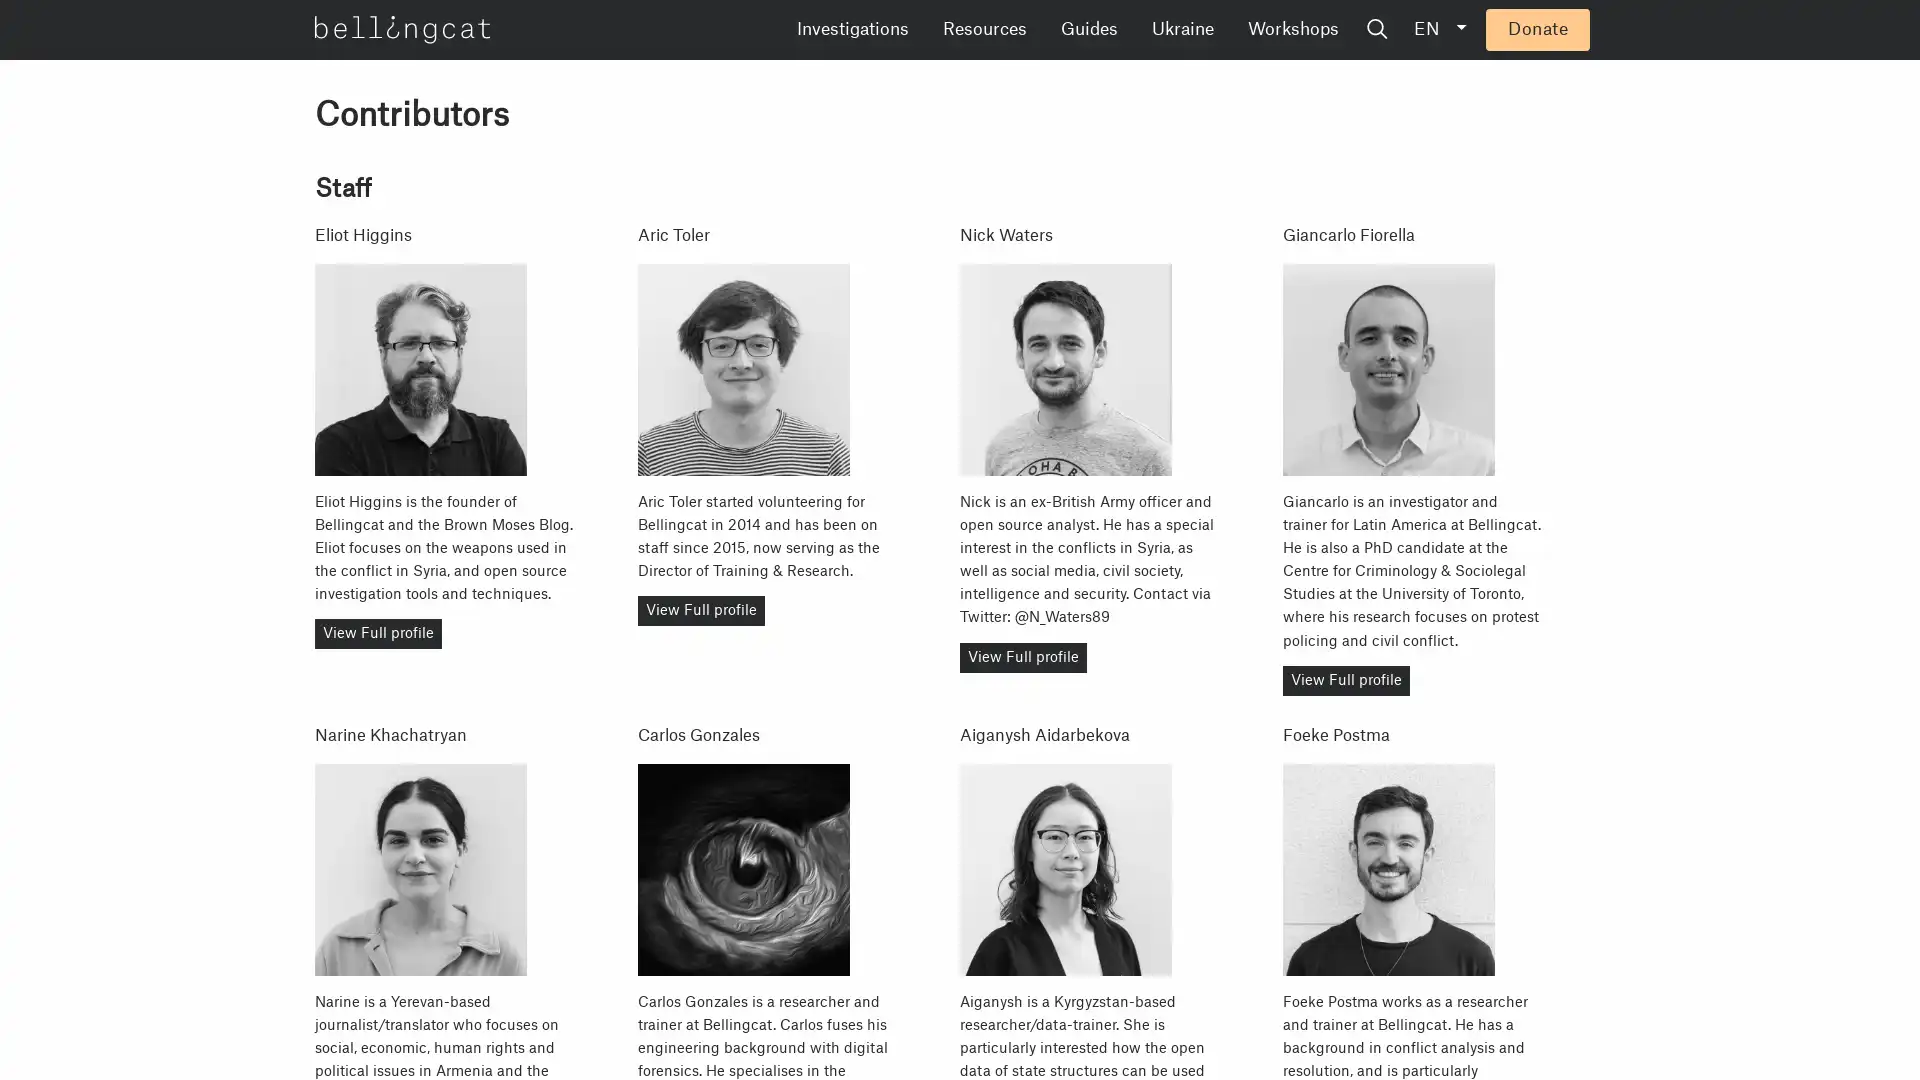 The height and width of the screenshot is (1080, 1920). I want to click on Search, so click(1529, 30).